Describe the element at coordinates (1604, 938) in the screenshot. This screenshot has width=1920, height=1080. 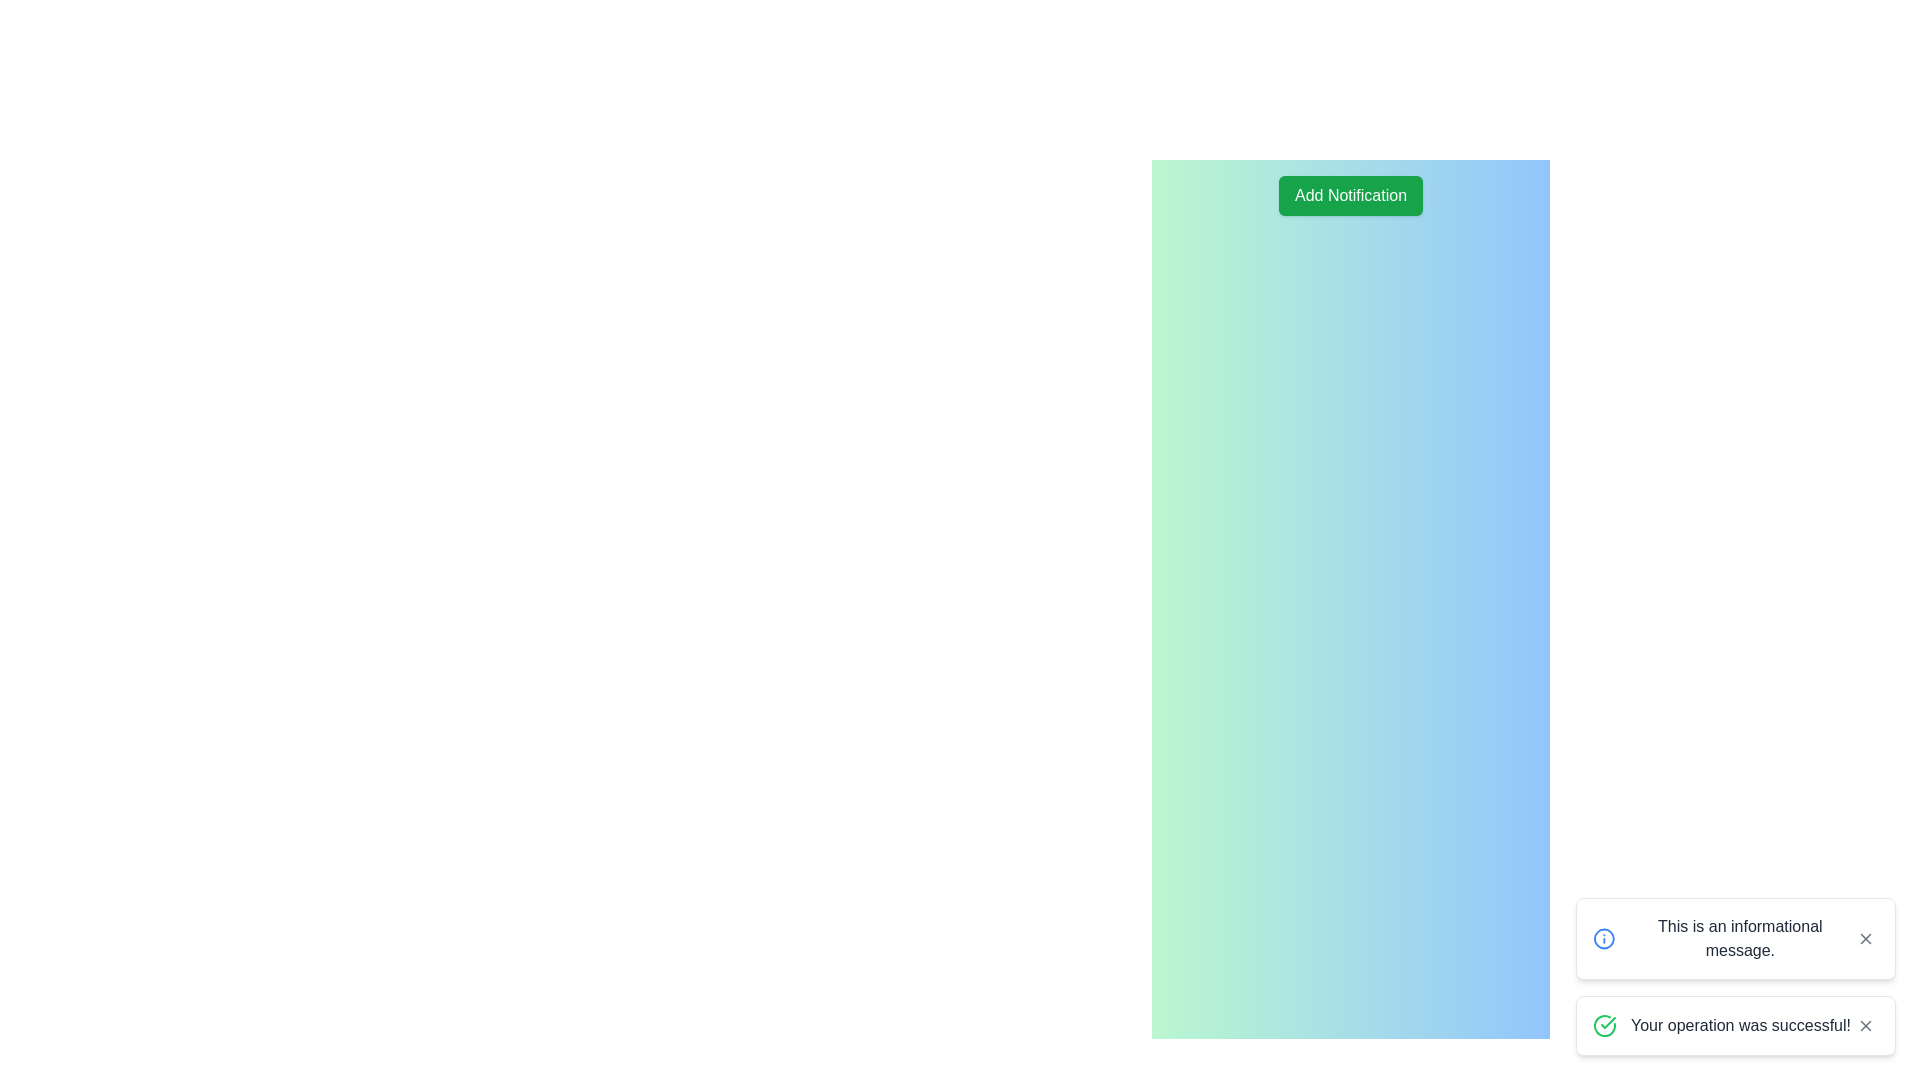
I see `the informational icon located at the top-left of the white notification box containing the text 'This is an informational message.'` at that location.